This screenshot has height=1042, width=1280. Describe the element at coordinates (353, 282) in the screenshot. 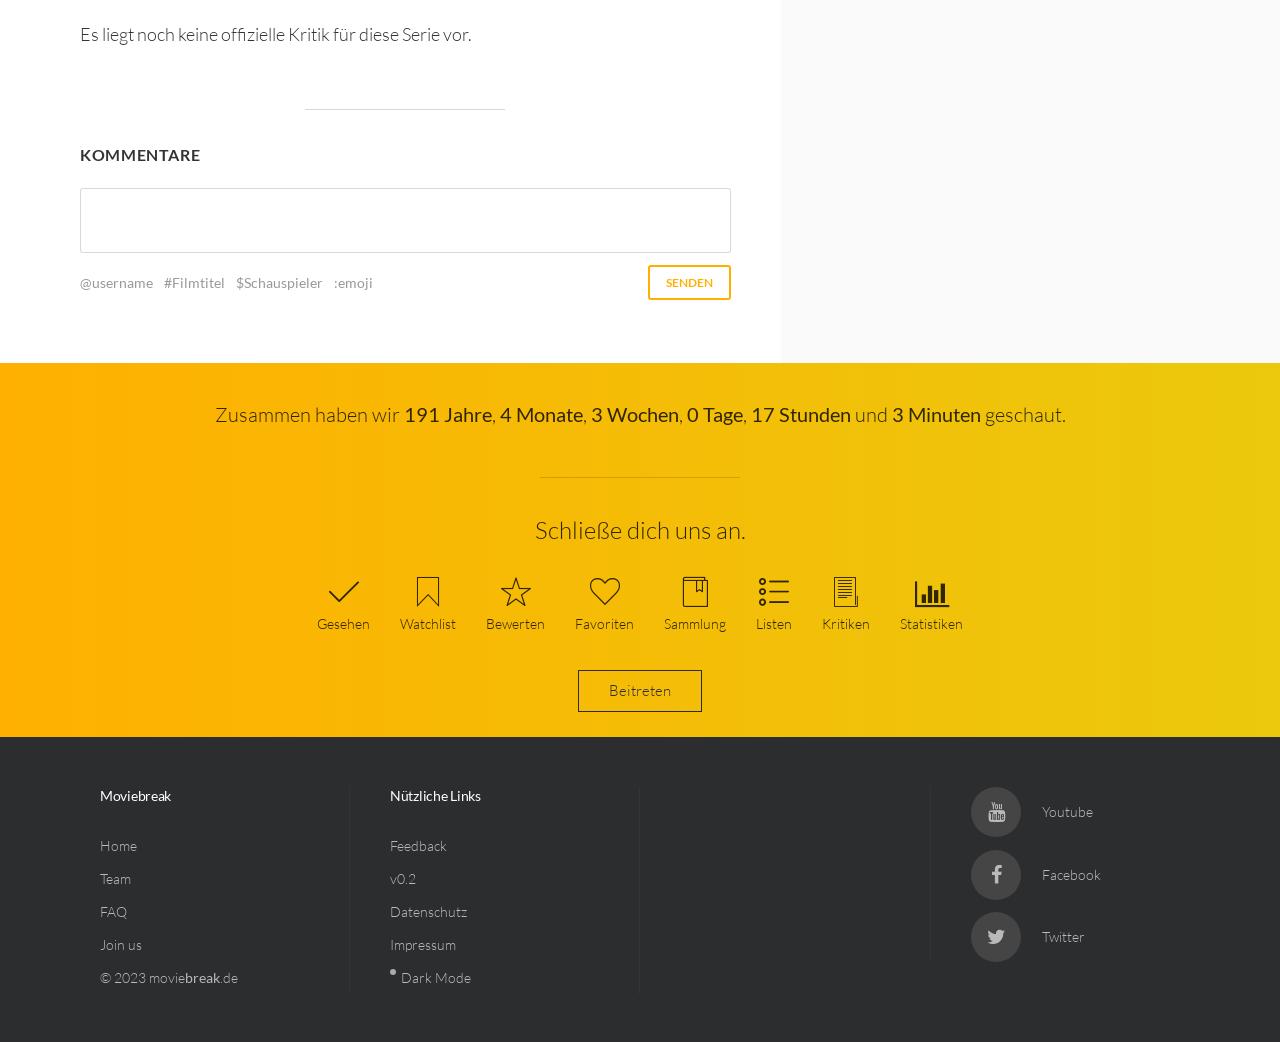

I see `':emoji'` at that location.